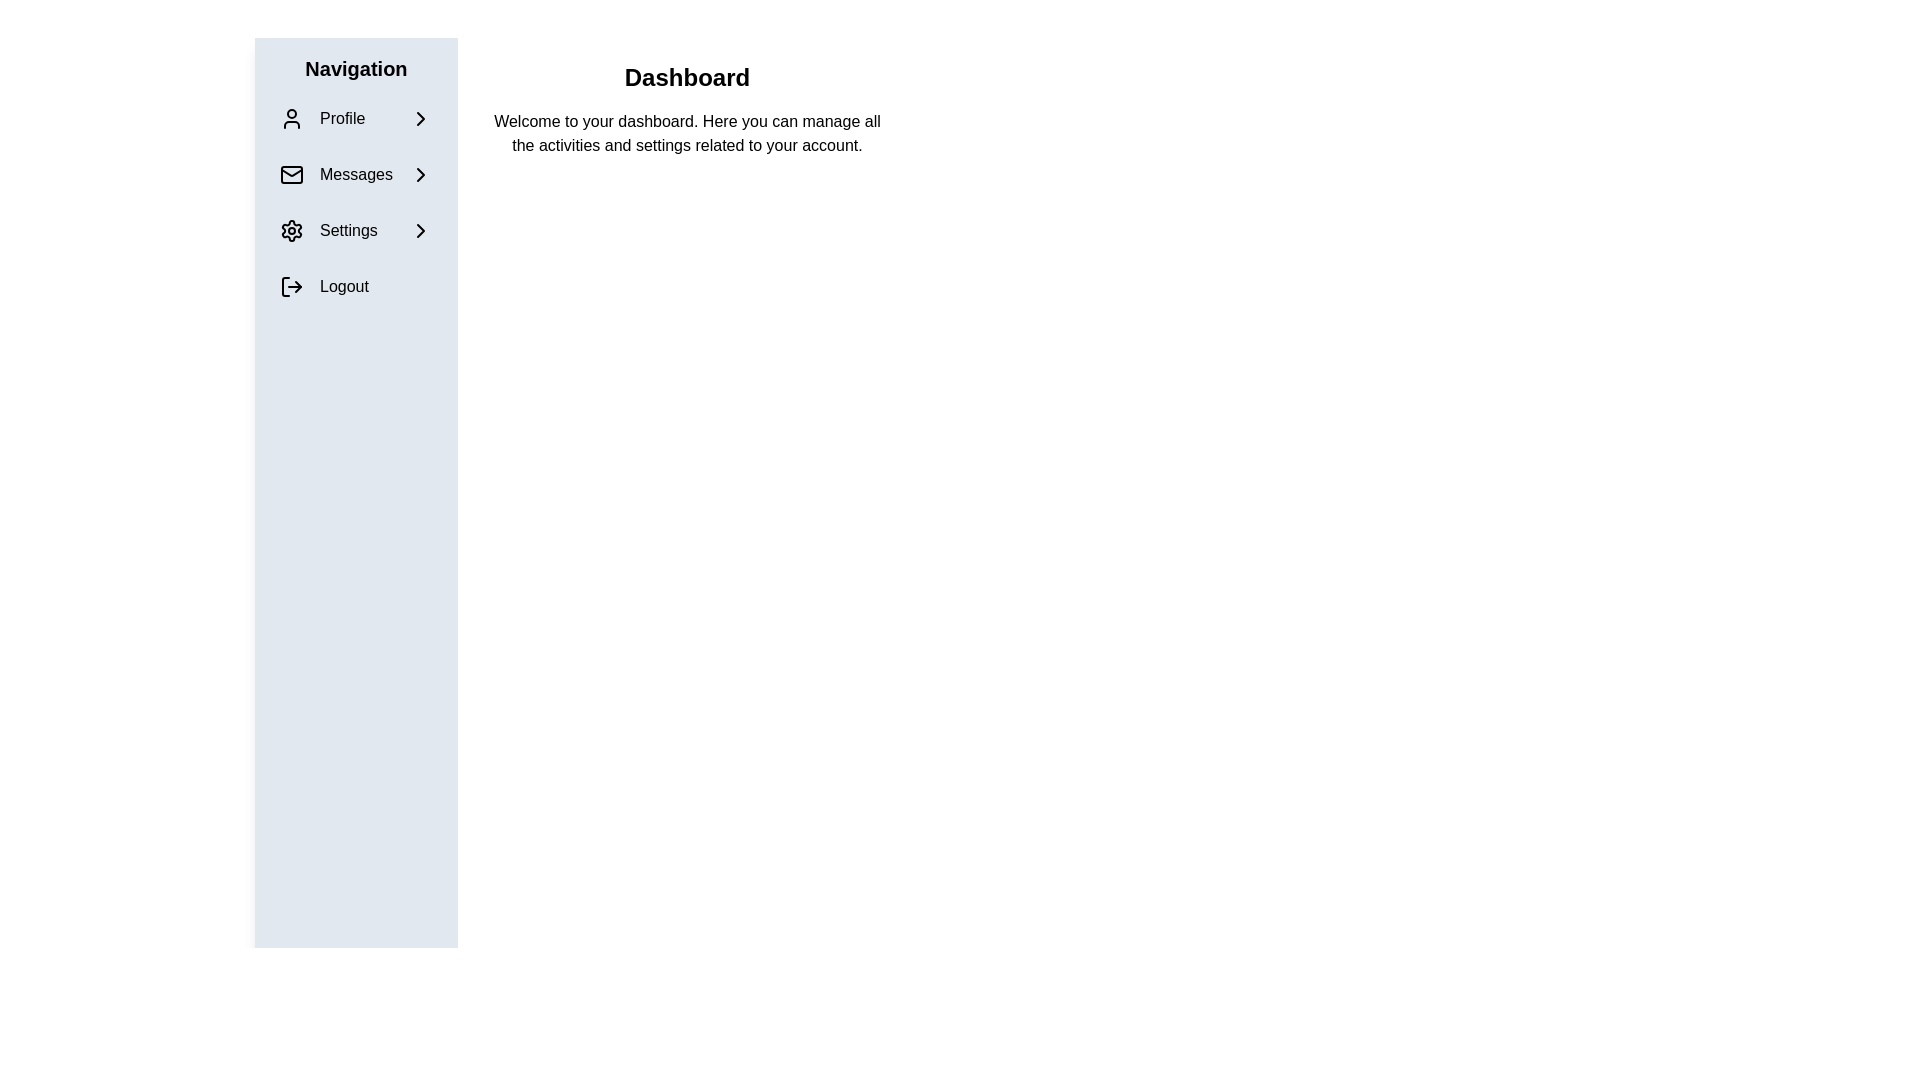 This screenshot has width=1920, height=1080. Describe the element at coordinates (291, 230) in the screenshot. I see `the 'Settings' icon in the navigation menu` at that location.